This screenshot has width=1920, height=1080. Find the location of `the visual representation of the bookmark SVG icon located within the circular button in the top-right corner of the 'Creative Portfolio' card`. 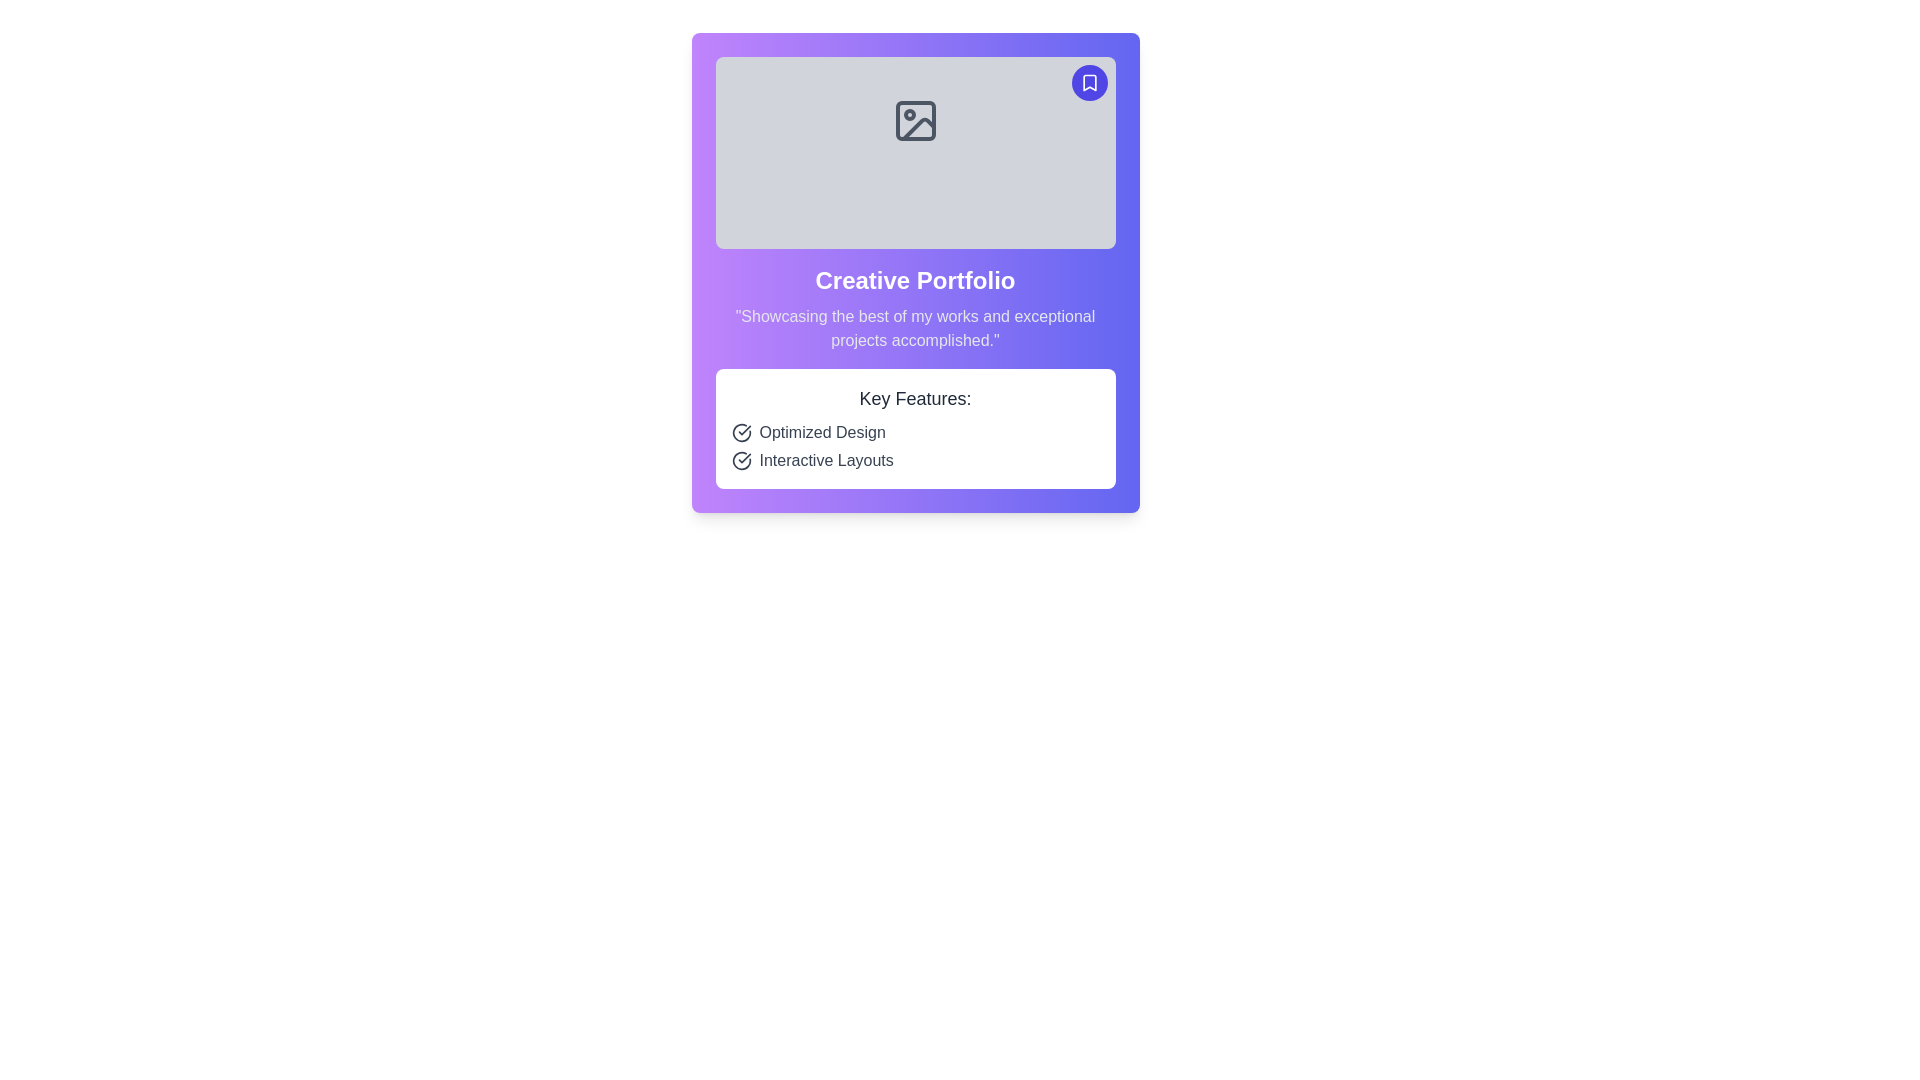

the visual representation of the bookmark SVG icon located within the circular button in the top-right corner of the 'Creative Portfolio' card is located at coordinates (1088, 82).